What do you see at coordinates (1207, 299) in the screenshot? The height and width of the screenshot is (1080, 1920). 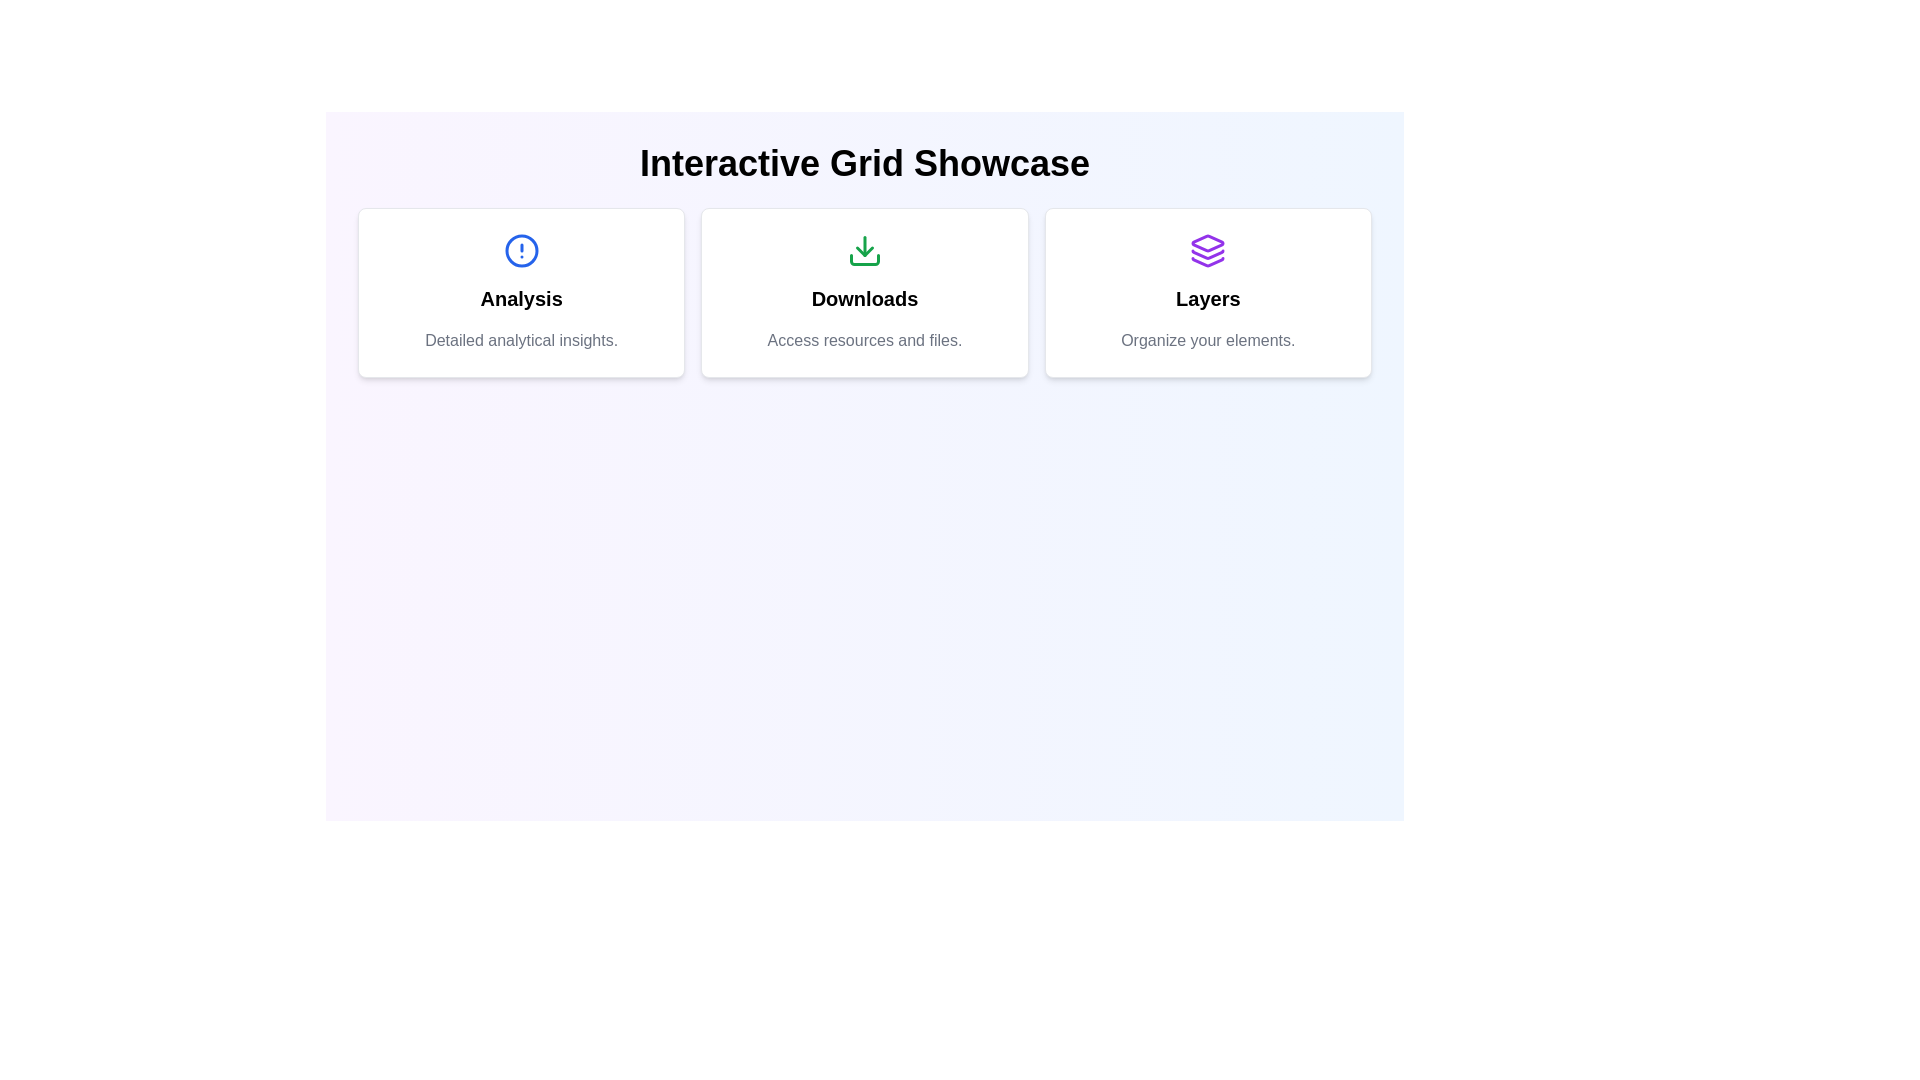 I see `the text label displaying 'Layers' in bold, located in the third card of the Interactive Grid Showcase, positioned below the icon and above the subtitle 'Organize your elements.'` at bounding box center [1207, 299].